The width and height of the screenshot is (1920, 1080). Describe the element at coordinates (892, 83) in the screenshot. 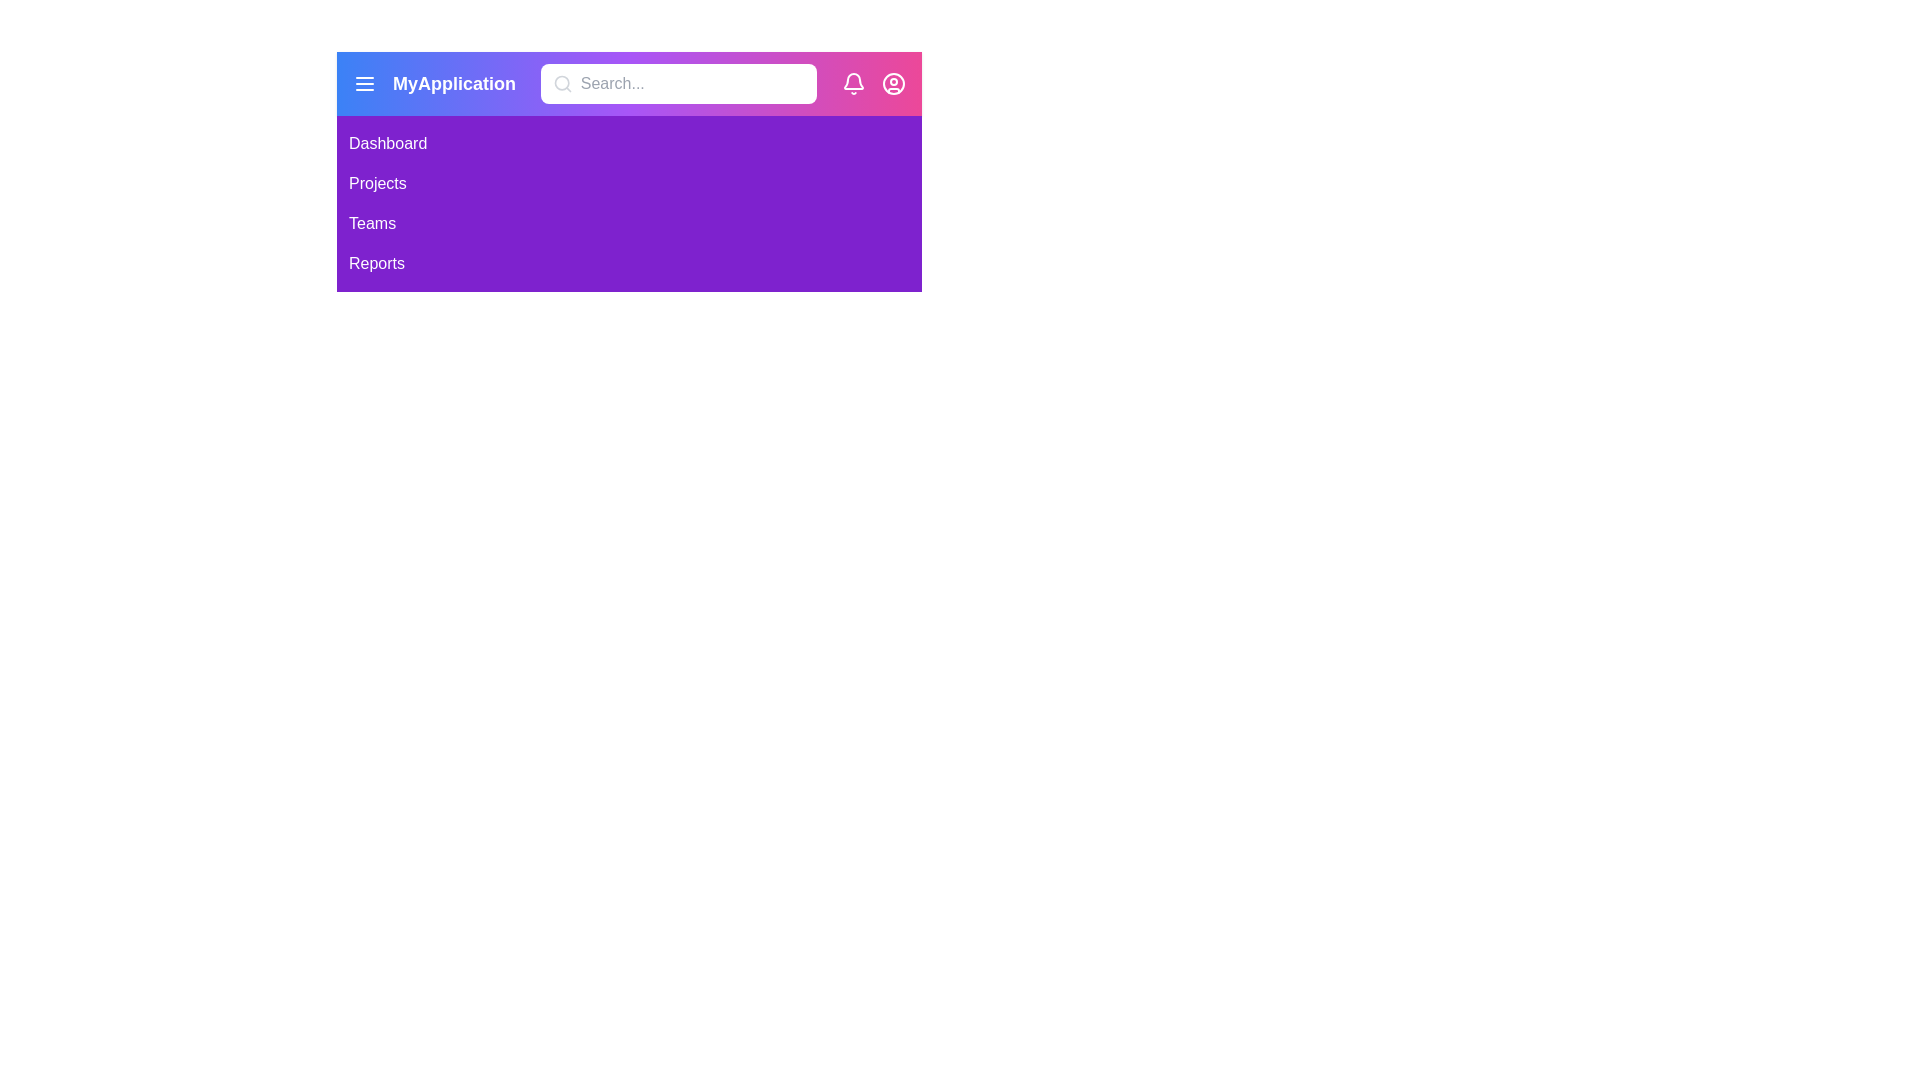

I see `the user icon to access user options` at that location.